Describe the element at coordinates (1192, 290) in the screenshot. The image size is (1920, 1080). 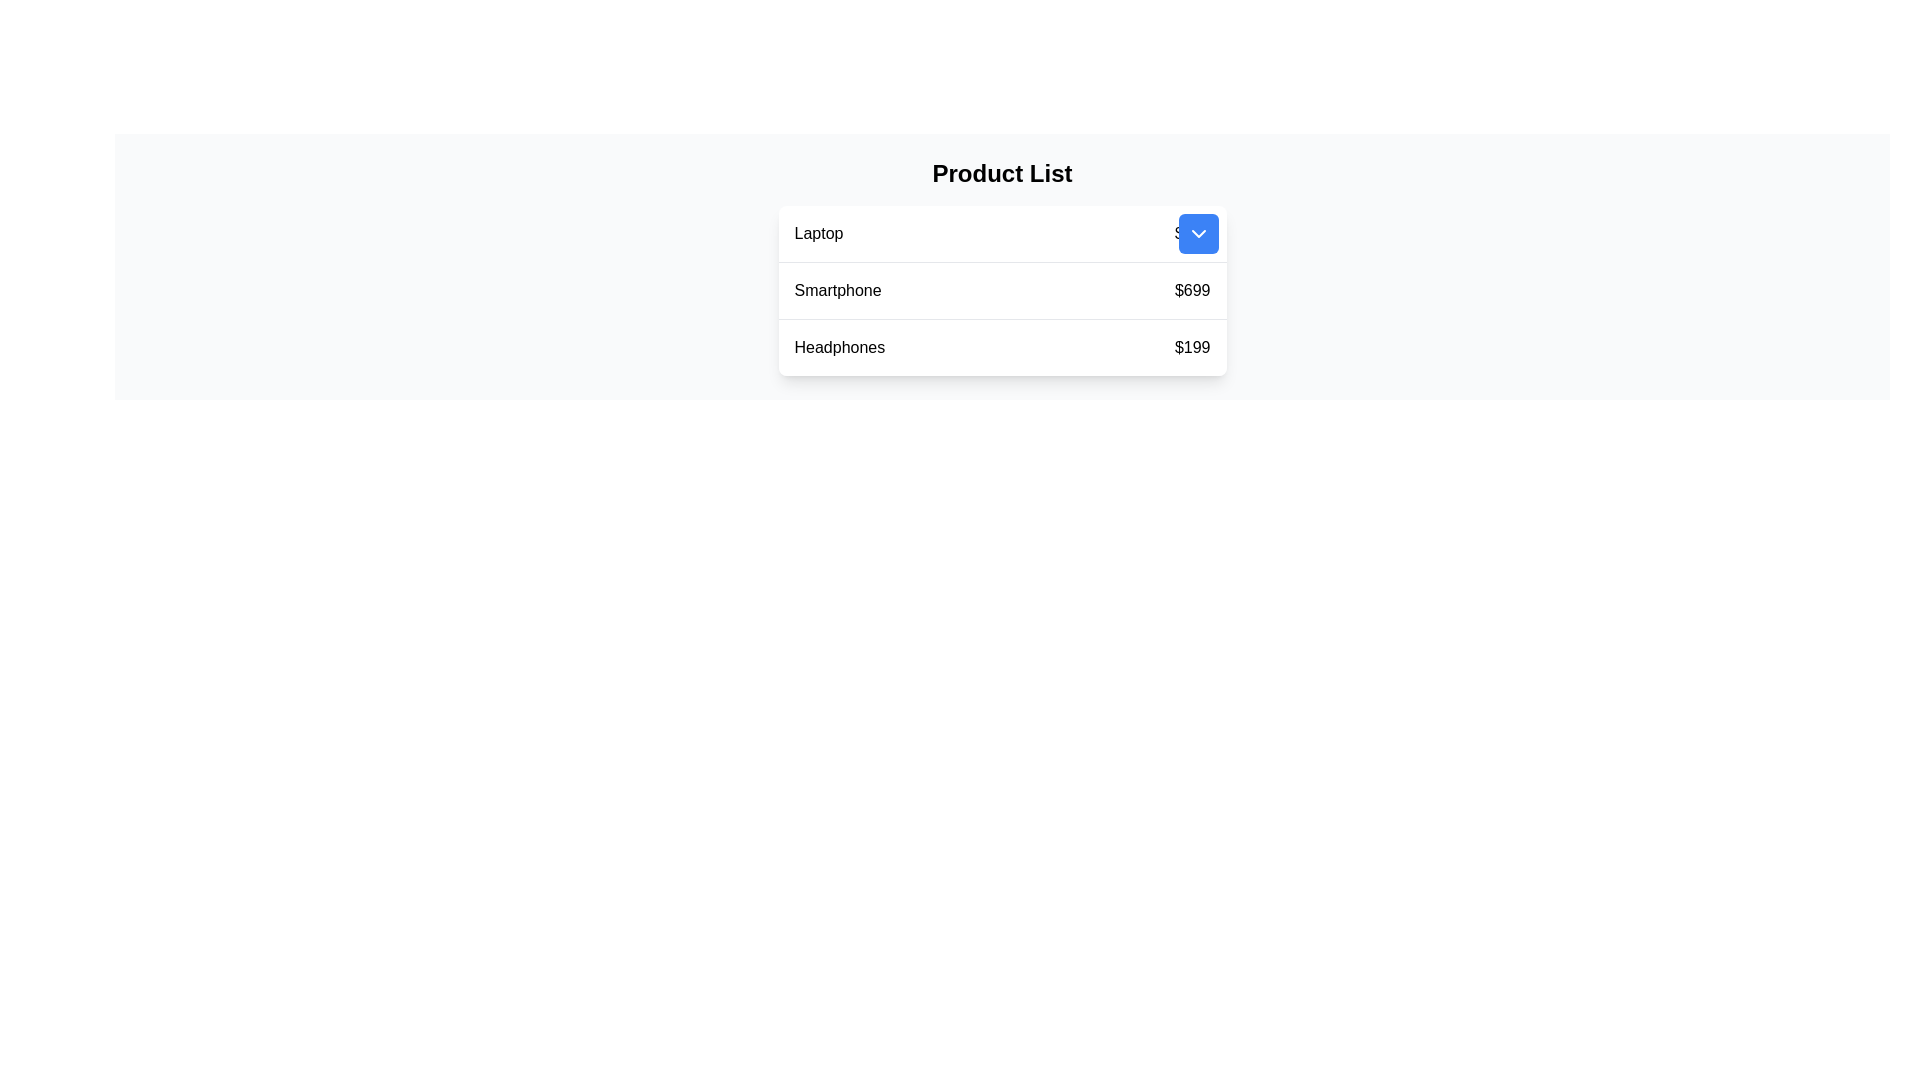
I see `price value displayed as '$699', which is a text label styled in a default sans-serif font, located in the second row of the product list interface next to 'Smartphone'` at that location.